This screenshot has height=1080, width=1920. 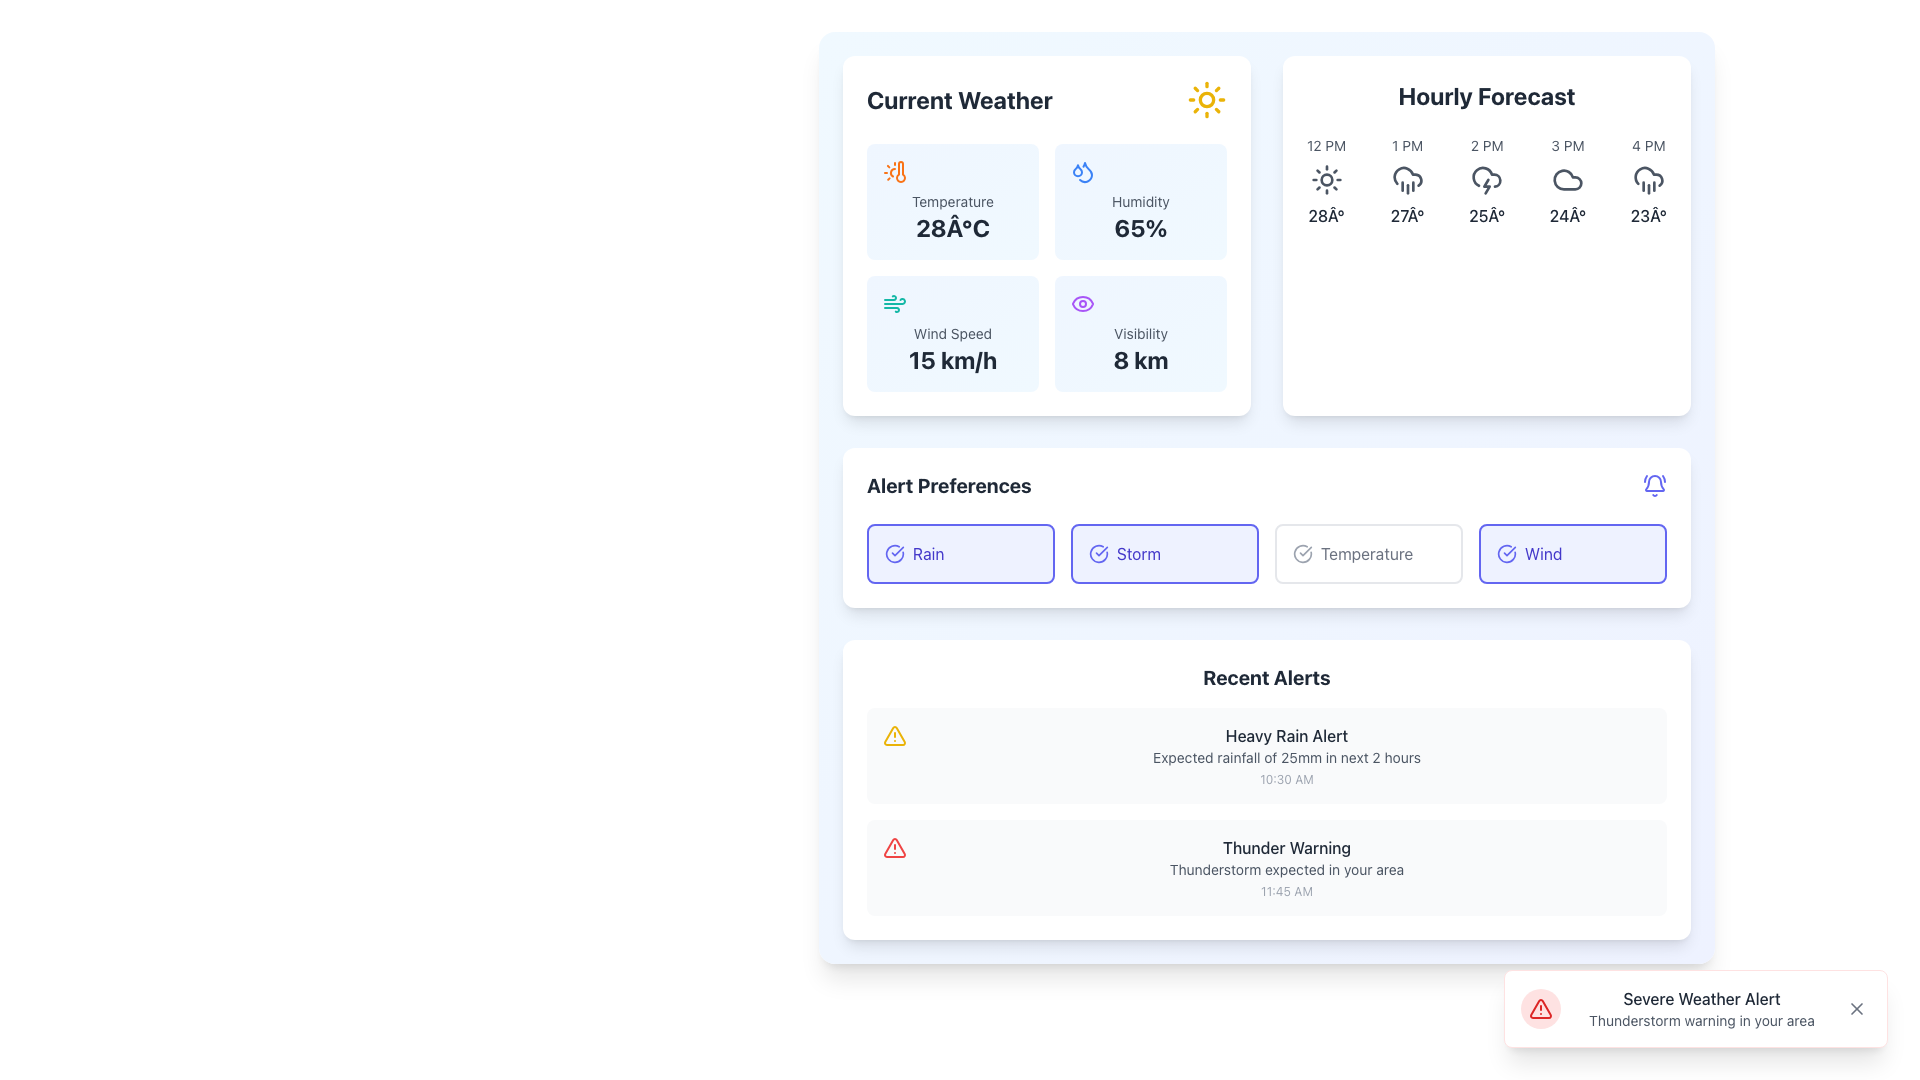 What do you see at coordinates (1367, 554) in the screenshot?
I see `the 'Temperature' button` at bounding box center [1367, 554].